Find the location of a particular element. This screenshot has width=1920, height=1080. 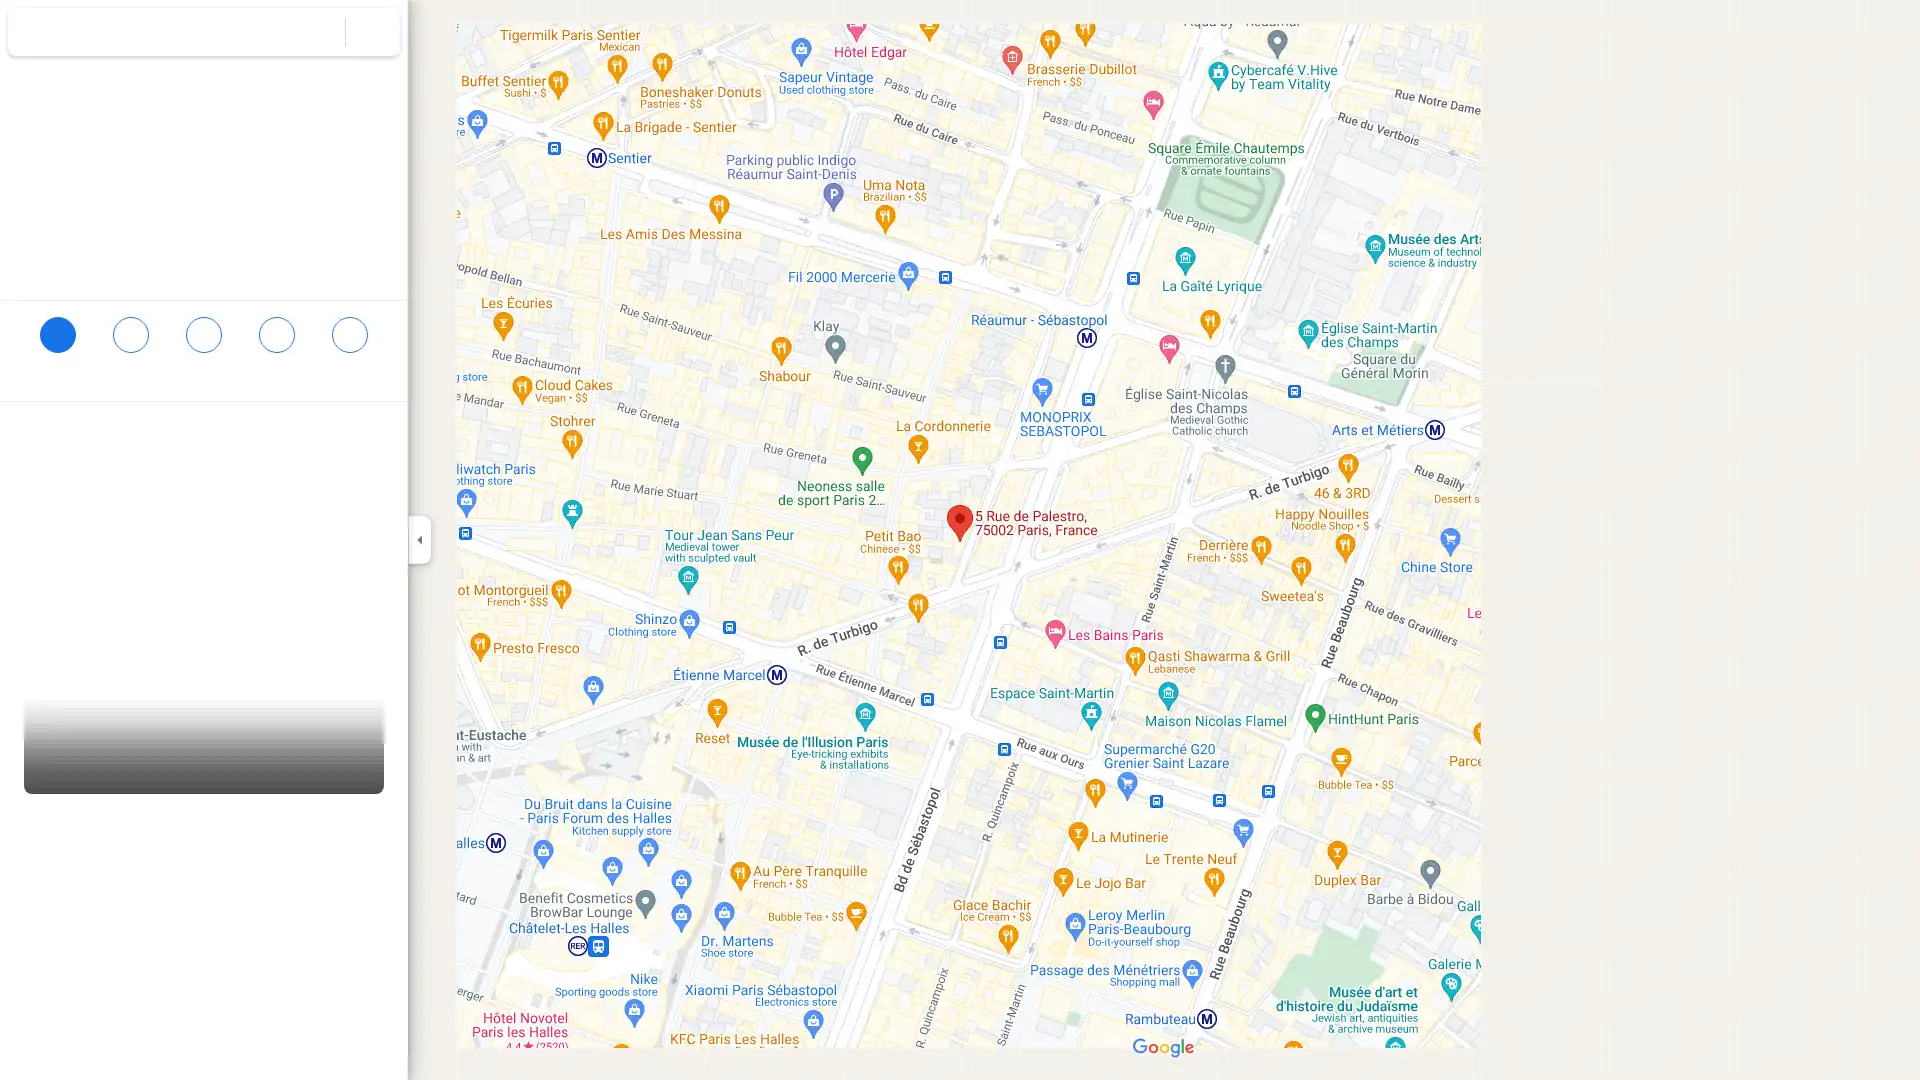

Search is located at coordinates (317, 31).